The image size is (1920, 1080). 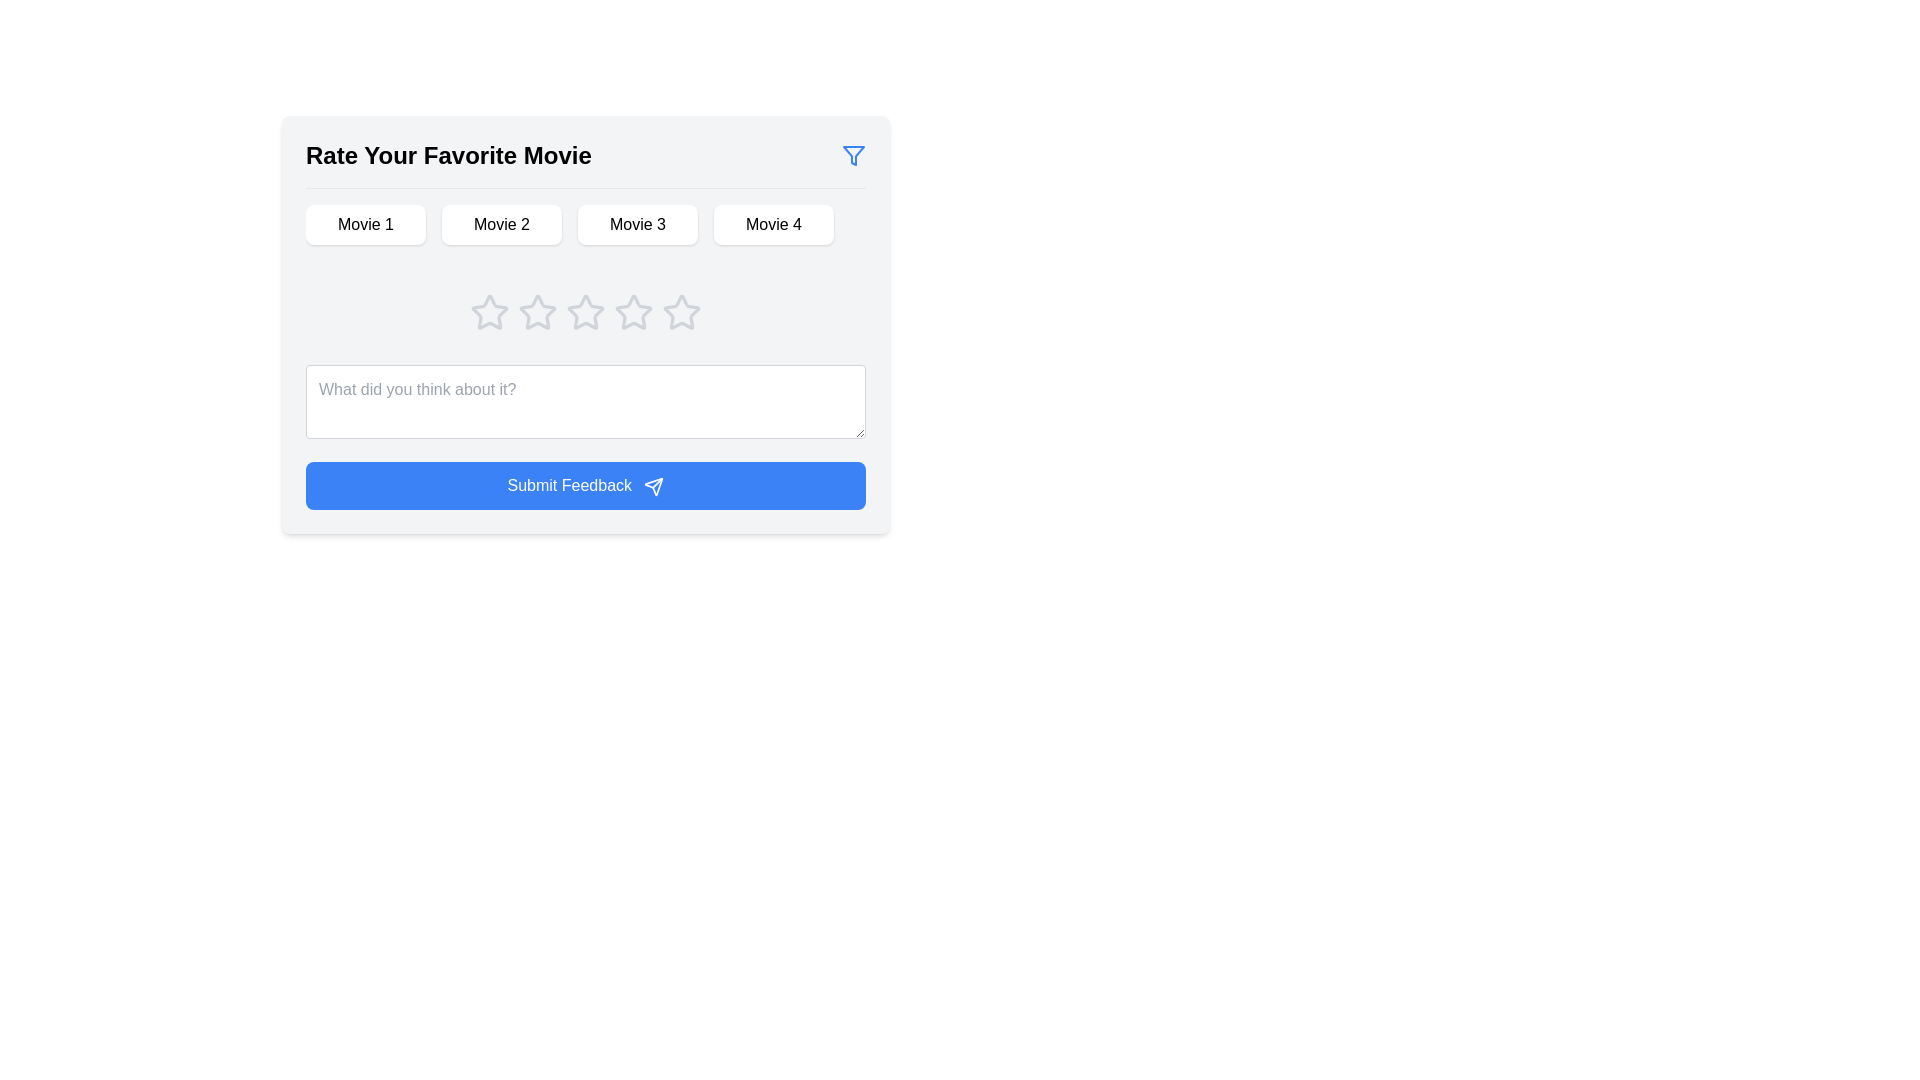 I want to click on the fifth star icon in the 5-star rating system, so click(x=681, y=312).